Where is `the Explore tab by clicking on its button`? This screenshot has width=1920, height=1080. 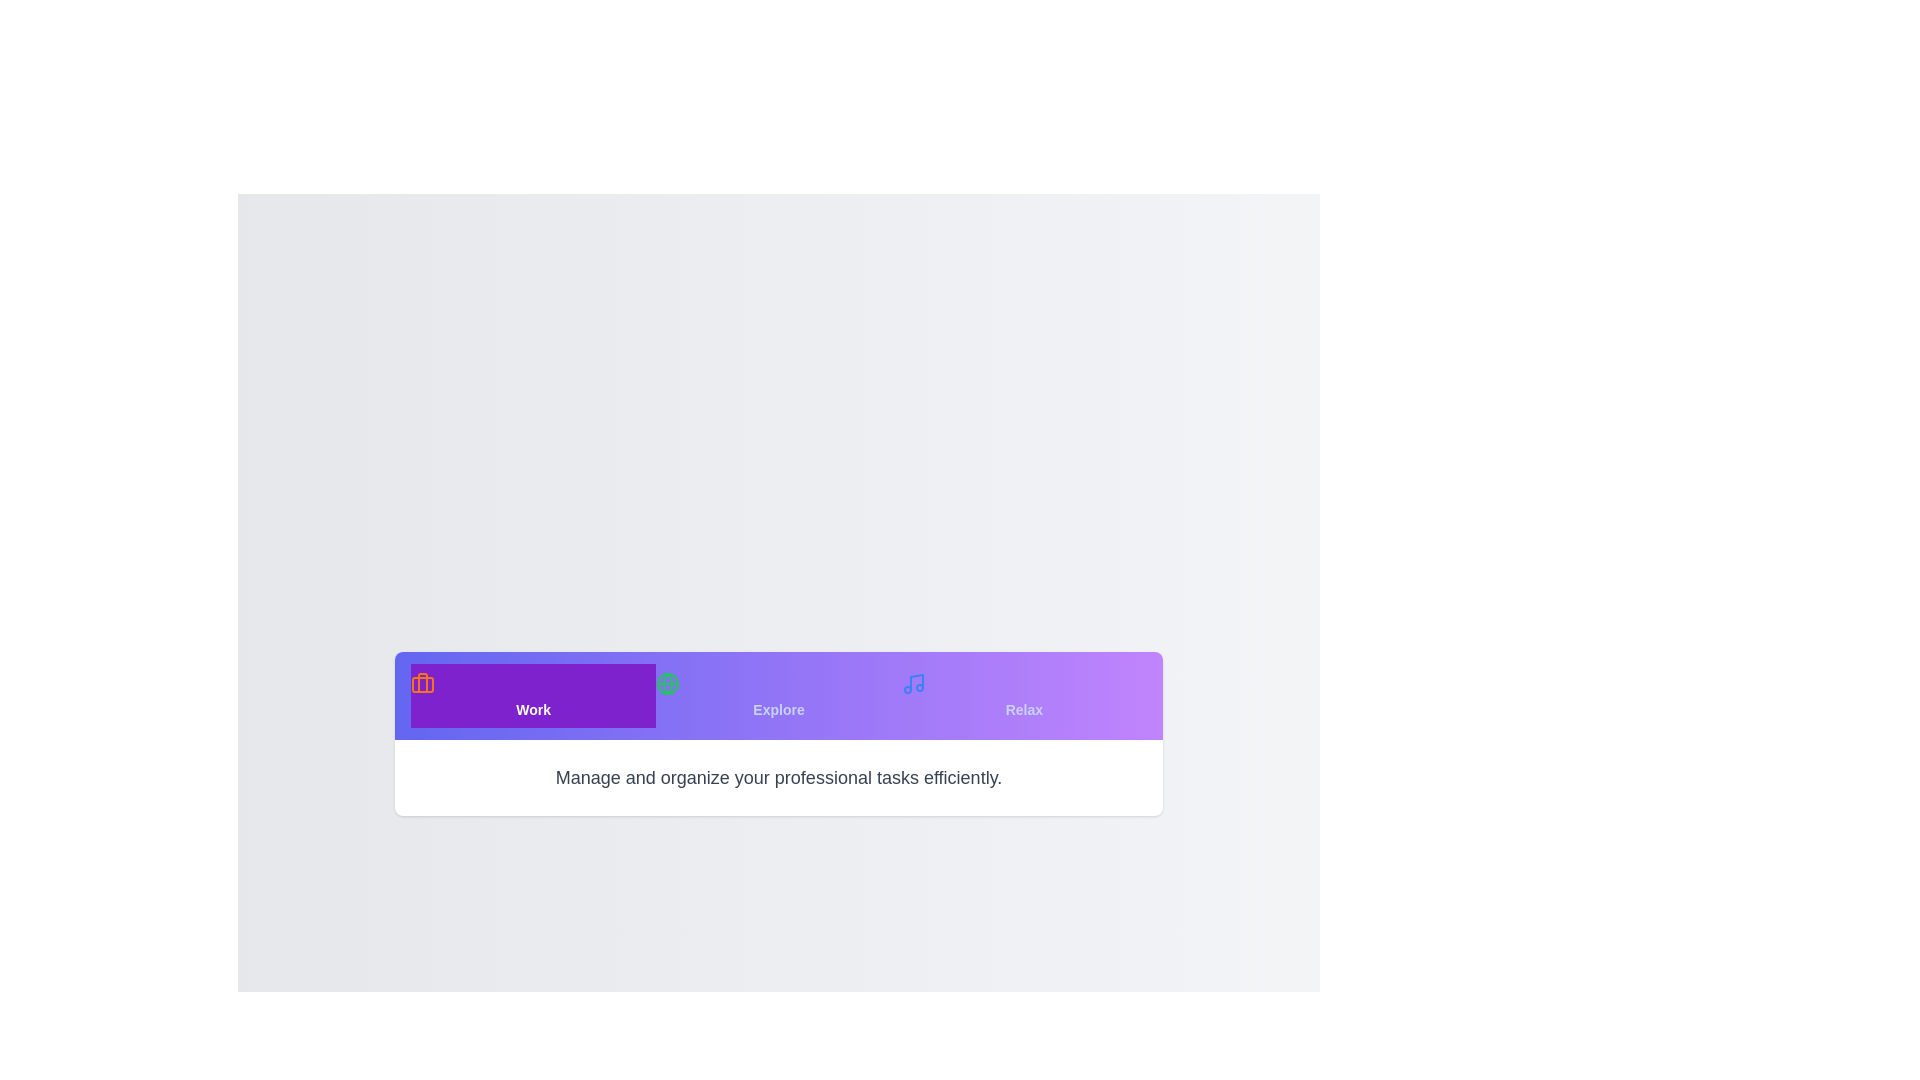
the Explore tab by clicking on its button is located at coordinates (777, 694).